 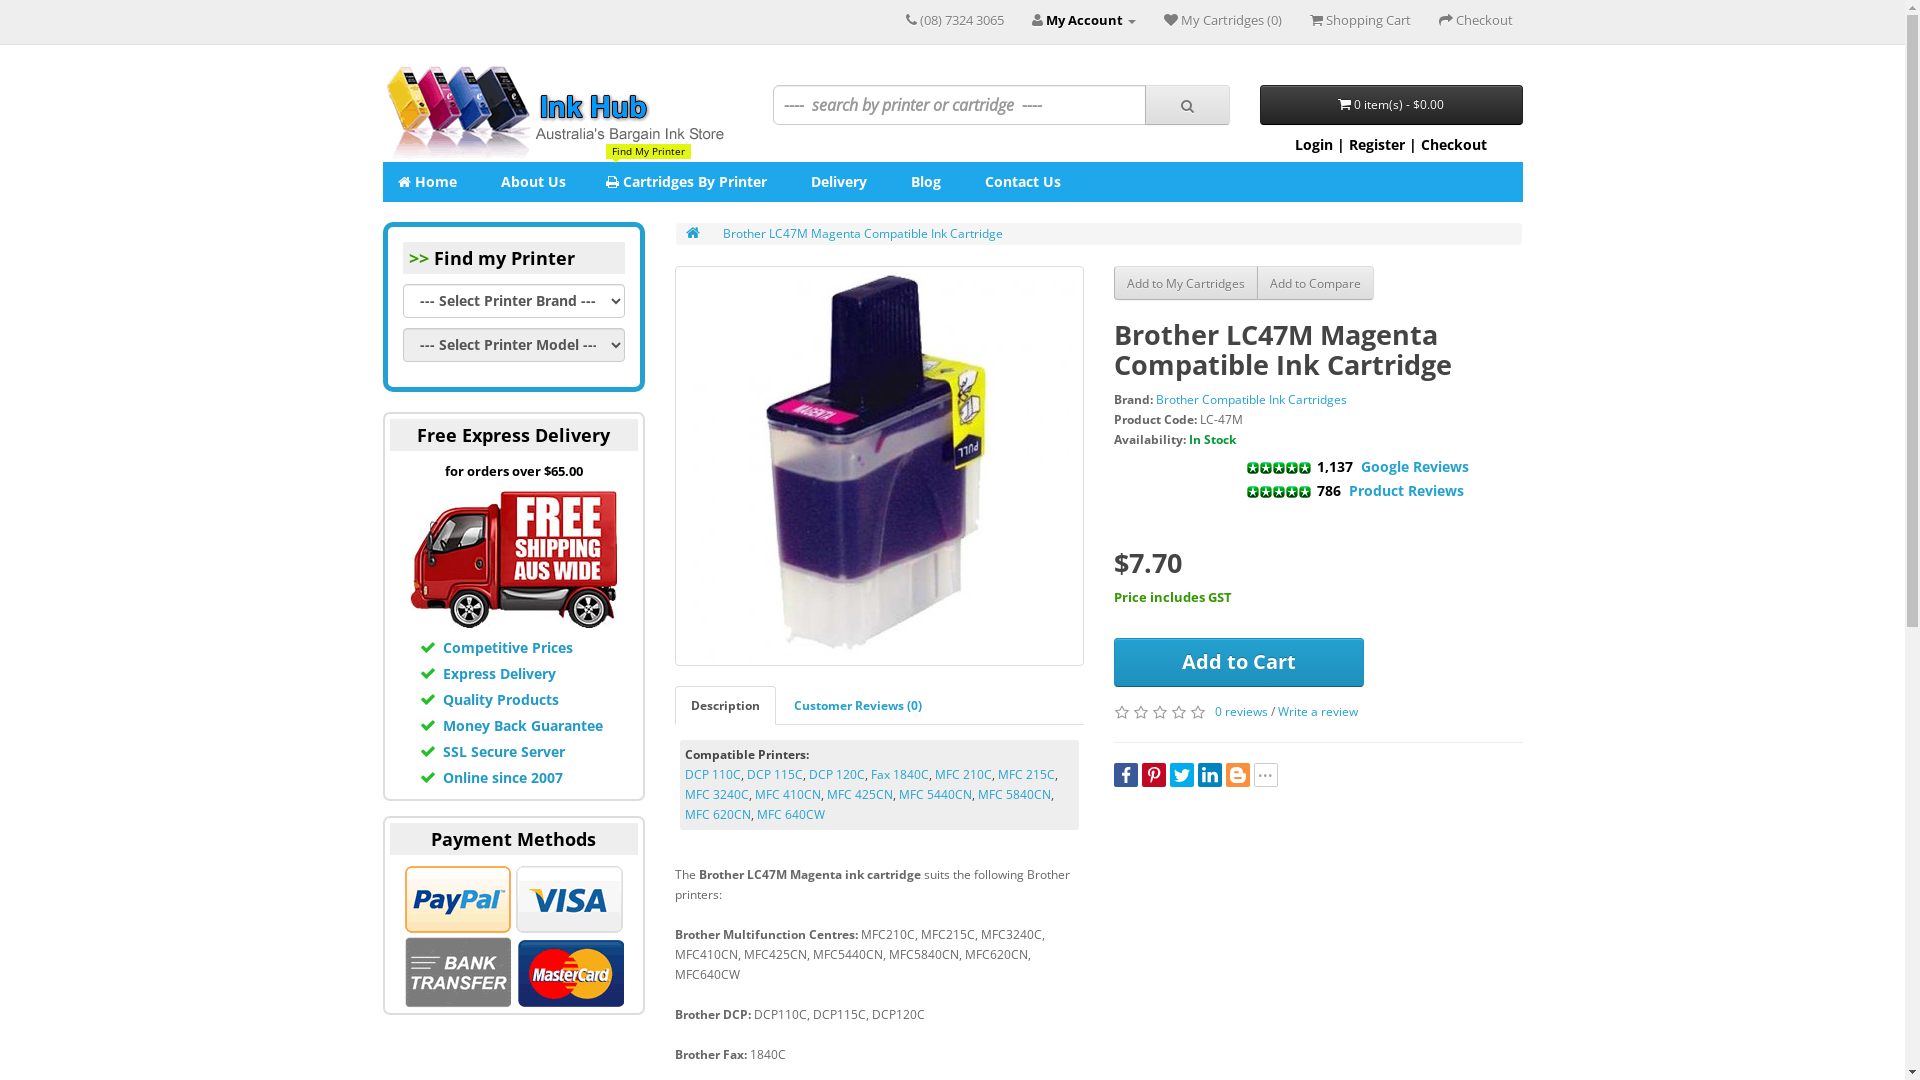 I want to click on 'Customer Reviews (0)', so click(x=858, y=704).